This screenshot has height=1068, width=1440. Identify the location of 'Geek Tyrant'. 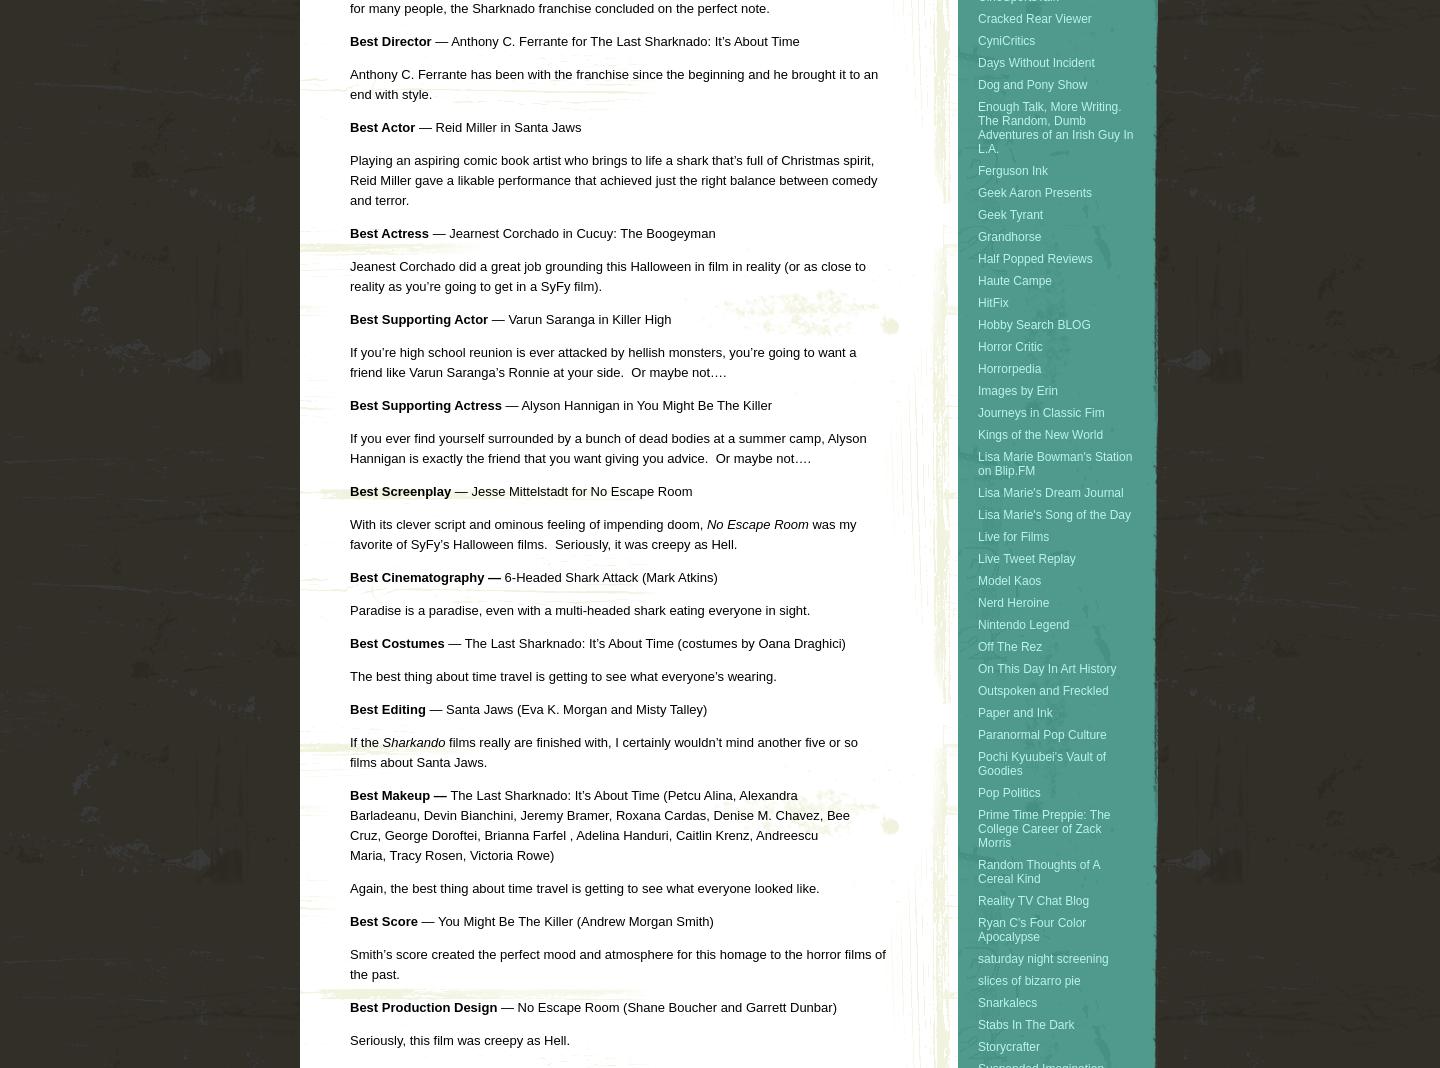
(977, 214).